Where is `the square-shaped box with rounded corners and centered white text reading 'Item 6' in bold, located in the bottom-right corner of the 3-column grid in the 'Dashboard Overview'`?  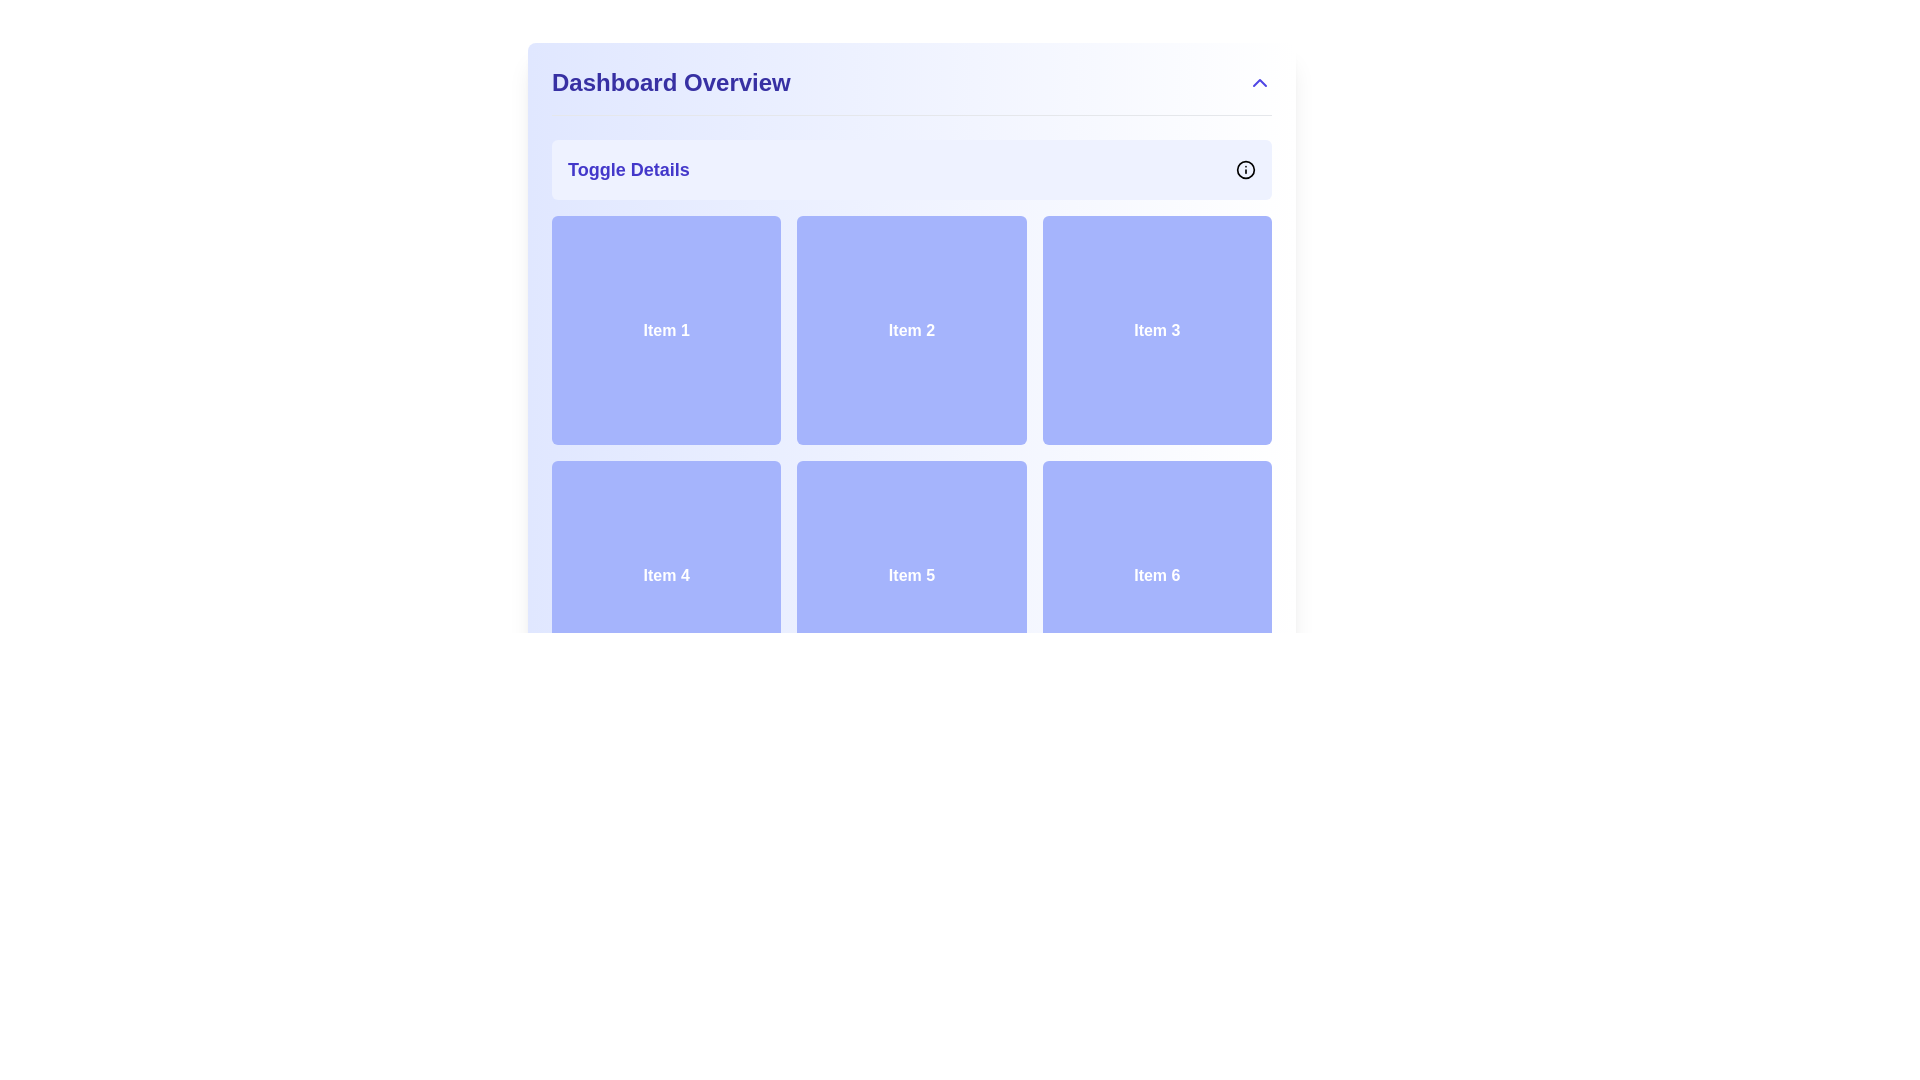
the square-shaped box with rounded corners and centered white text reading 'Item 6' in bold, located in the bottom-right corner of the 3-column grid in the 'Dashboard Overview' is located at coordinates (1157, 575).